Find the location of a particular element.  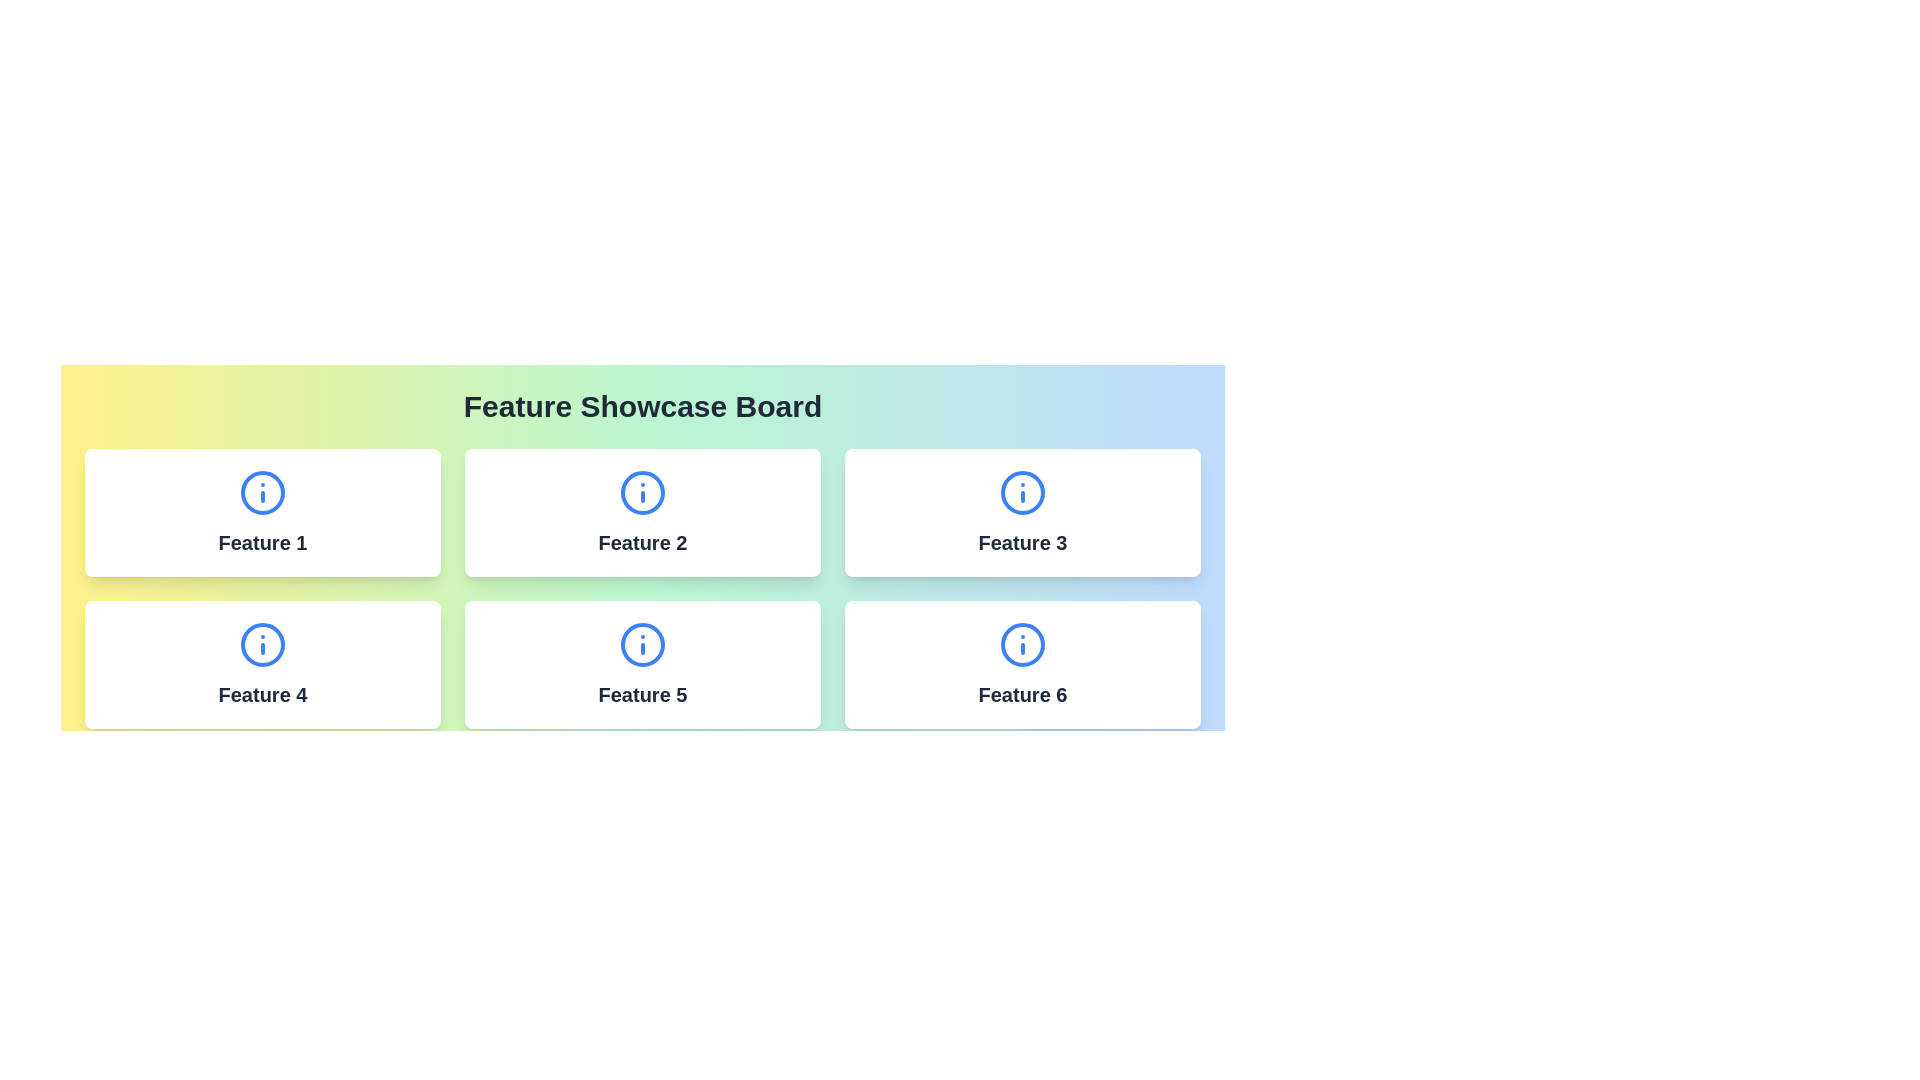

text label located at the top center of the interface, which serves as the title or header for the section is located at coordinates (643, 406).